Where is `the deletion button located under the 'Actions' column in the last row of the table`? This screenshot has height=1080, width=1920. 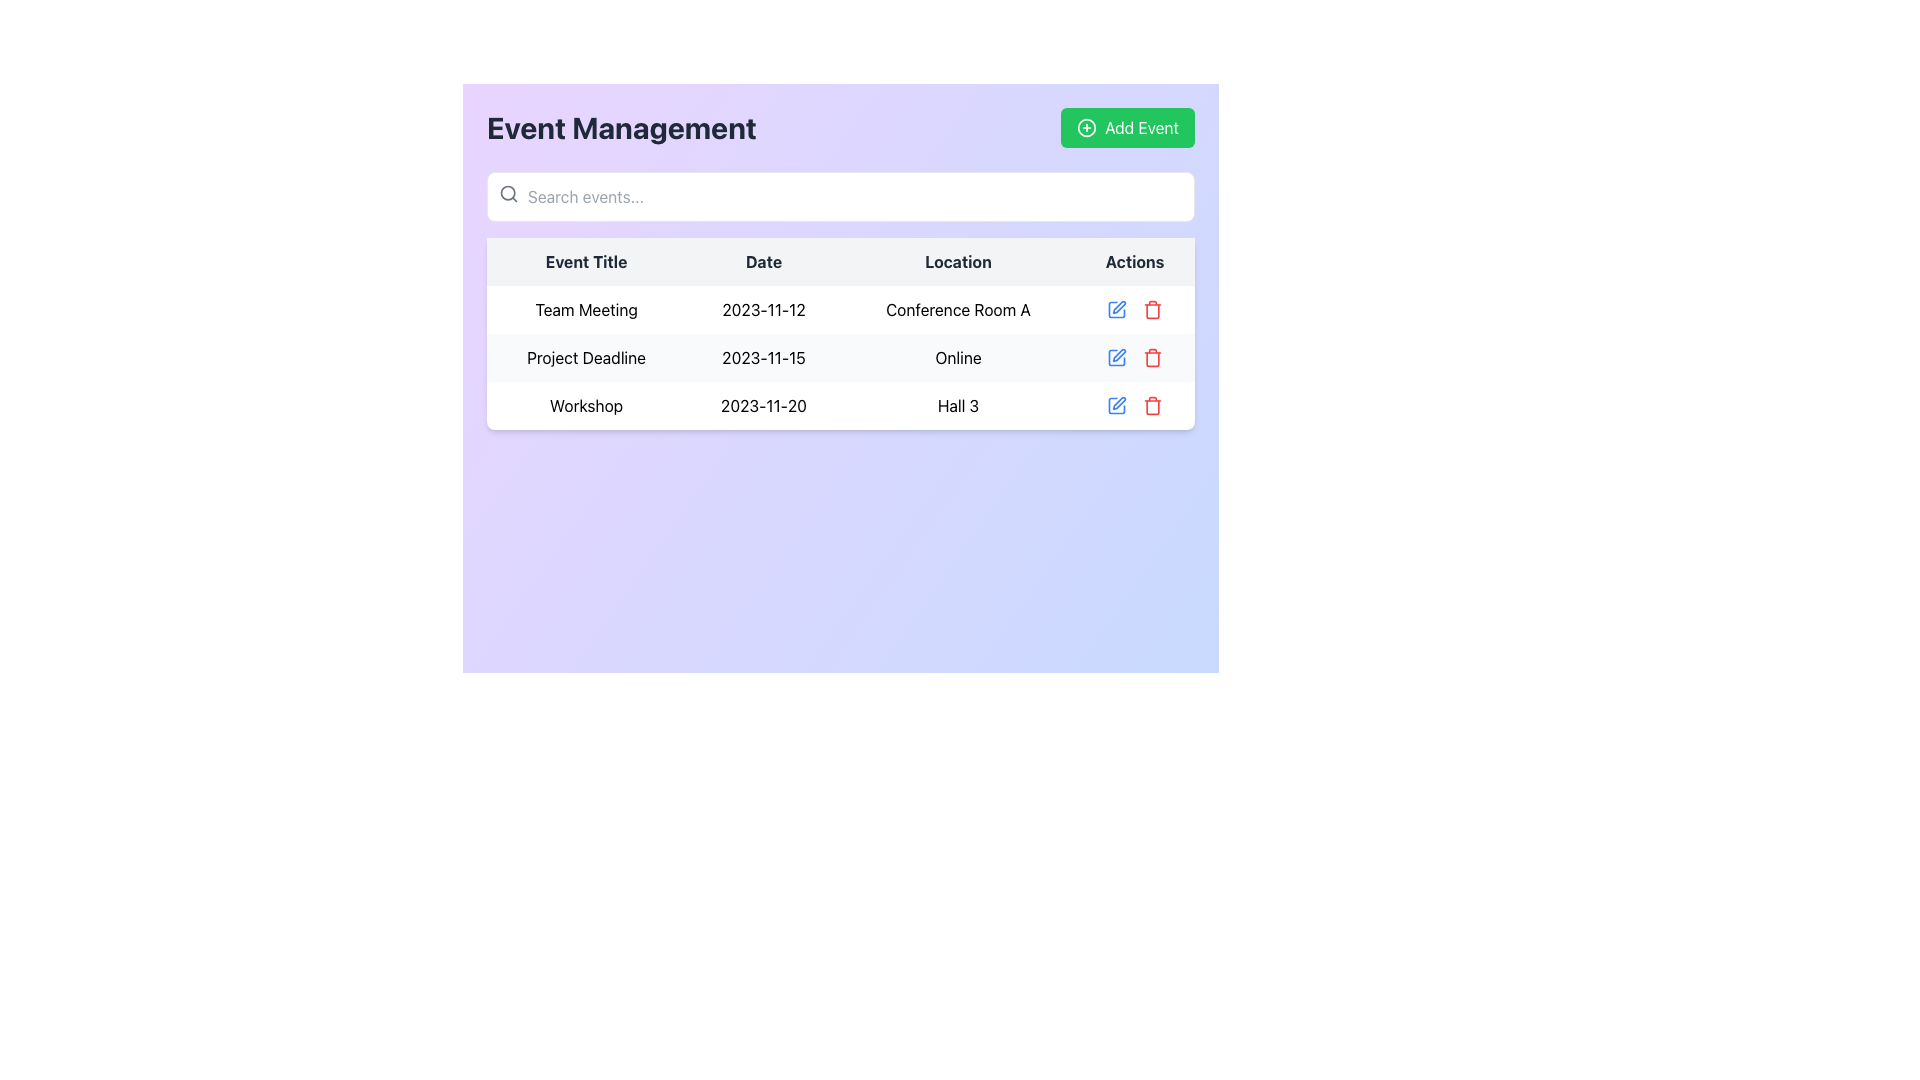 the deletion button located under the 'Actions' column in the last row of the table is located at coordinates (1153, 405).